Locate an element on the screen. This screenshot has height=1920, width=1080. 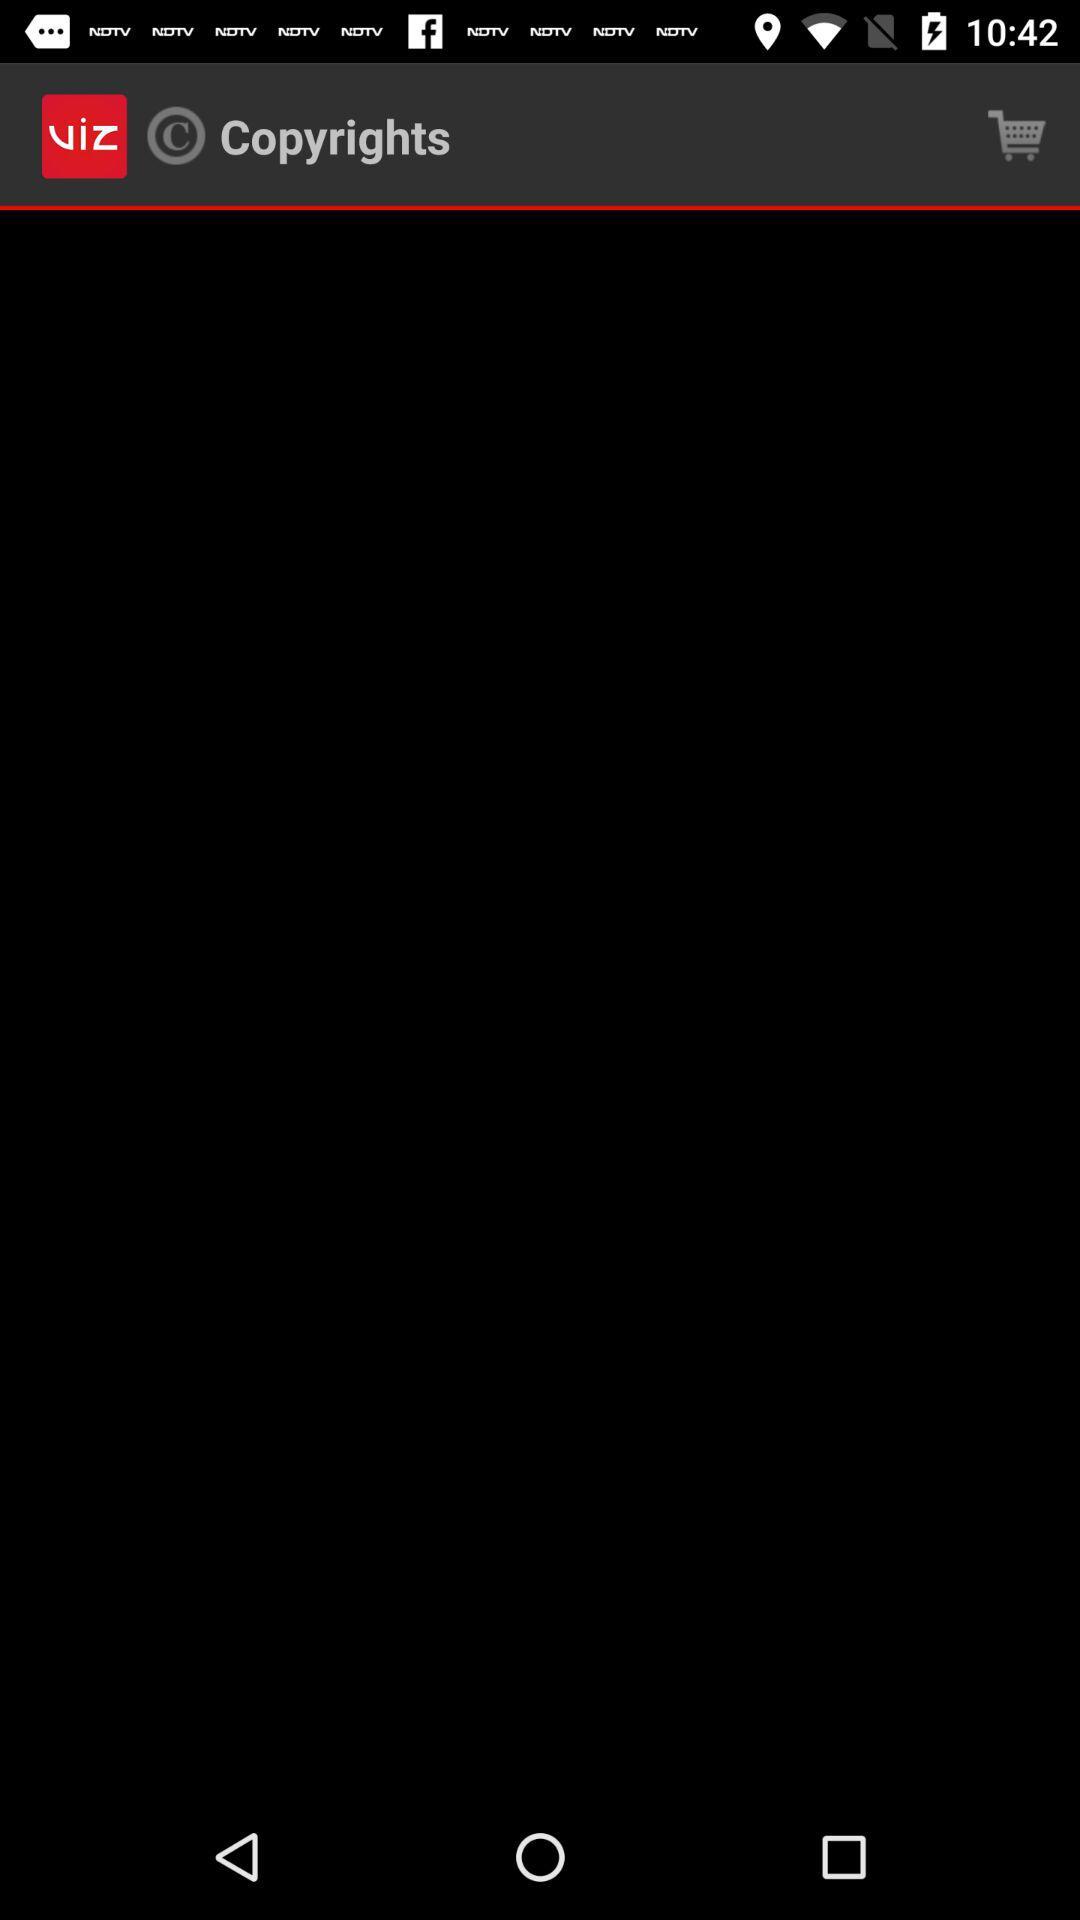
item at the top right corner is located at coordinates (1017, 135).